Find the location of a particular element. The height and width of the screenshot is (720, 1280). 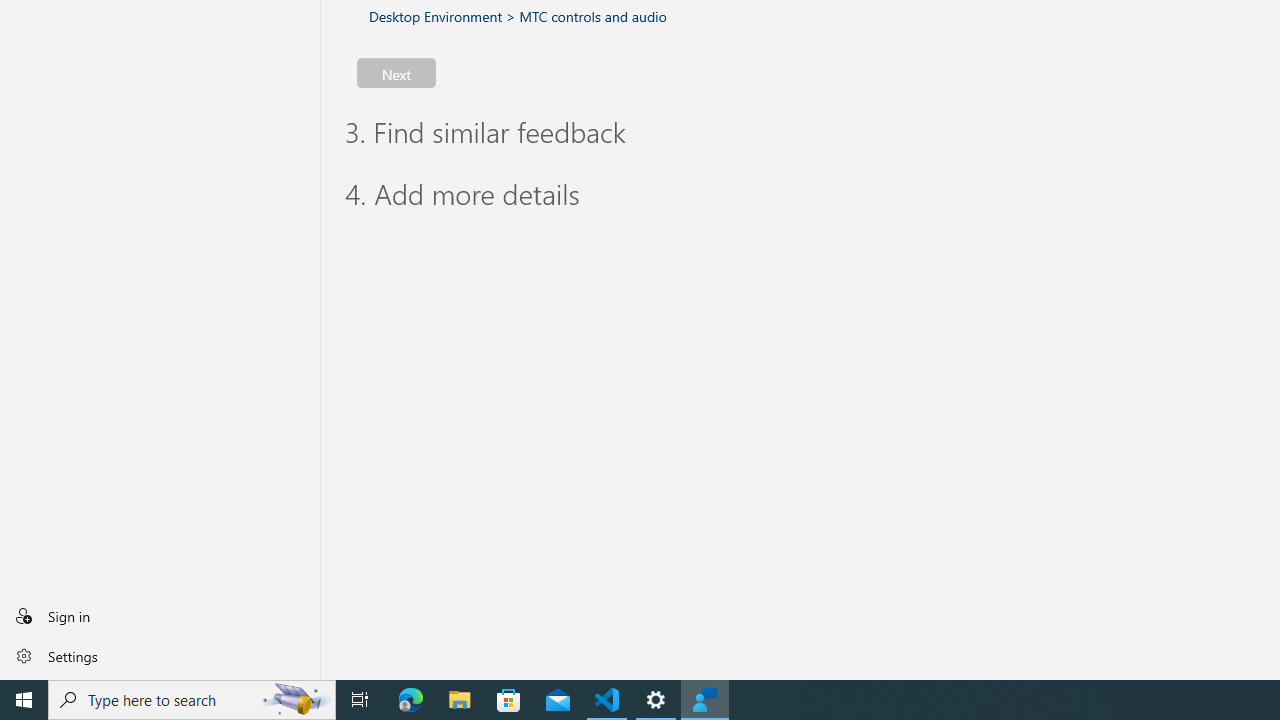

'Sign in' is located at coordinates (160, 615).